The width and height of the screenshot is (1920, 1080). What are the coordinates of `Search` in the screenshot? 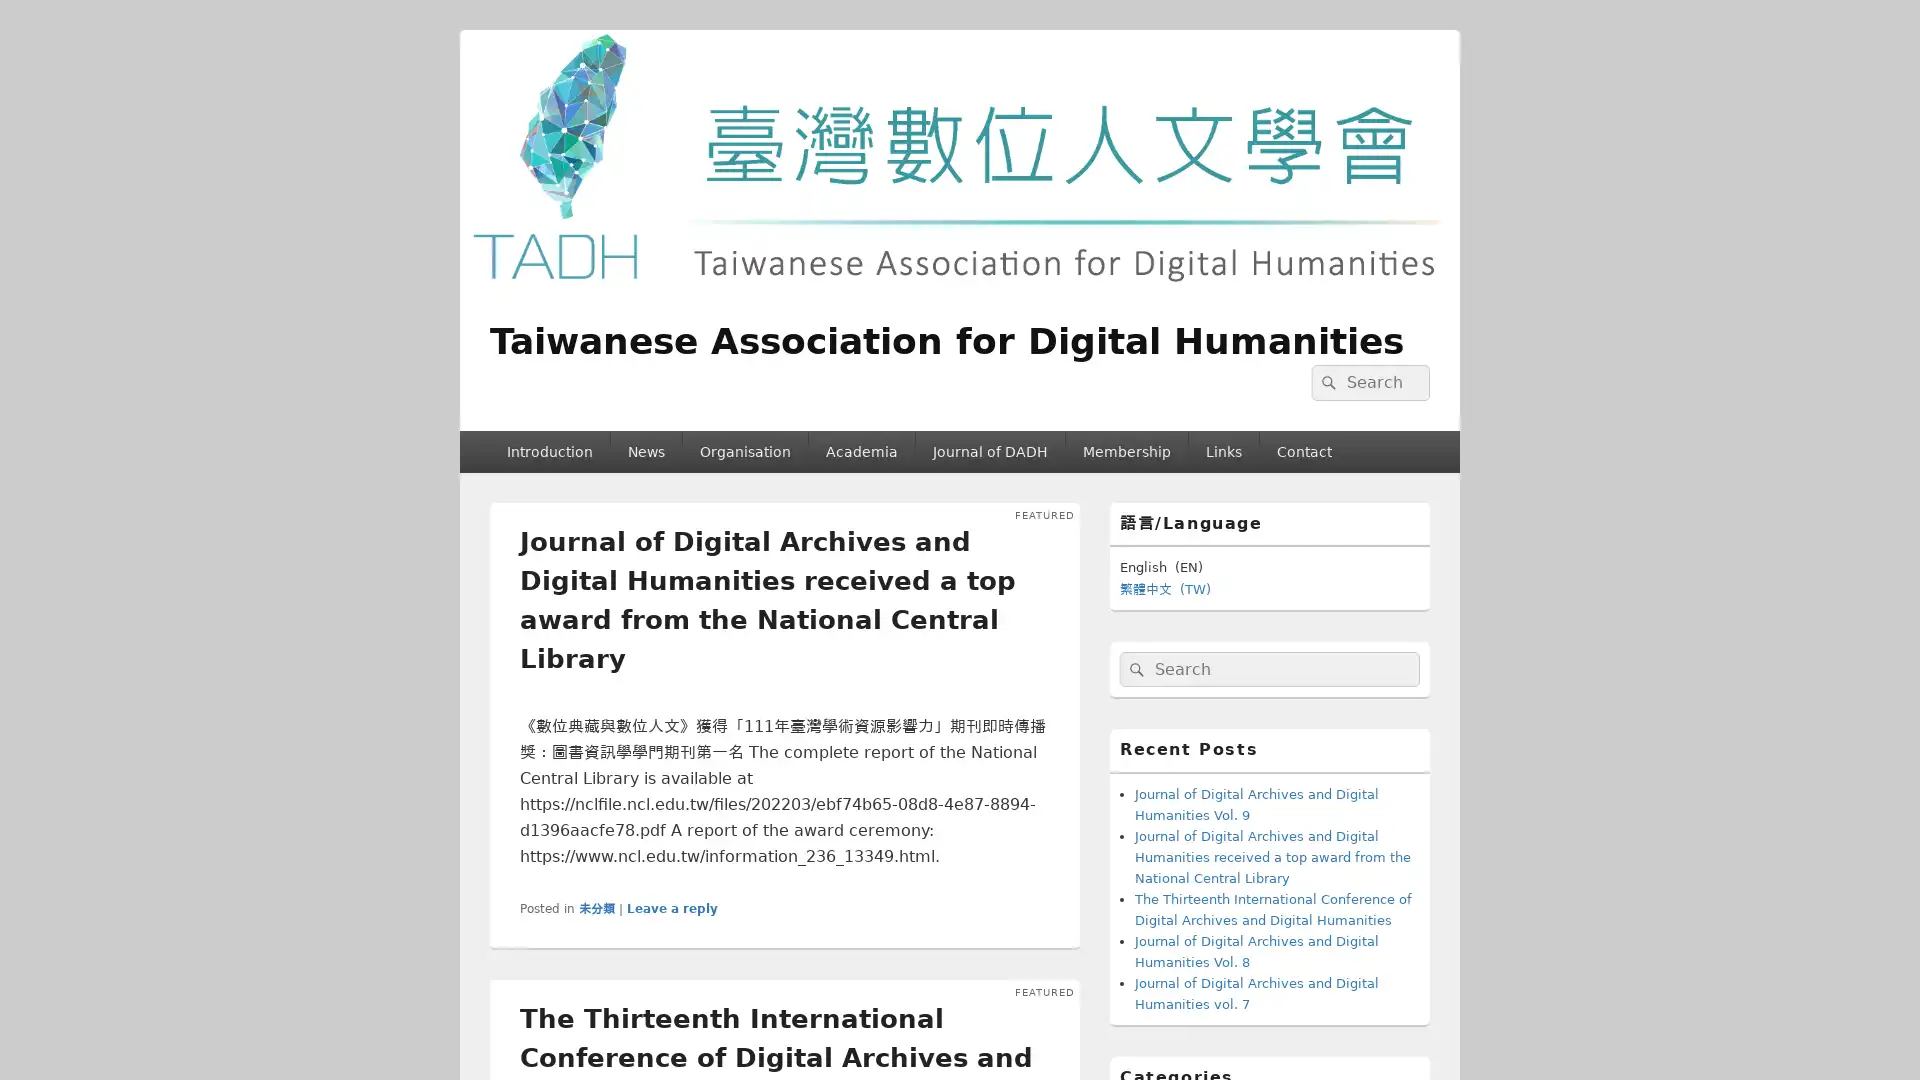 It's located at (1134, 668).